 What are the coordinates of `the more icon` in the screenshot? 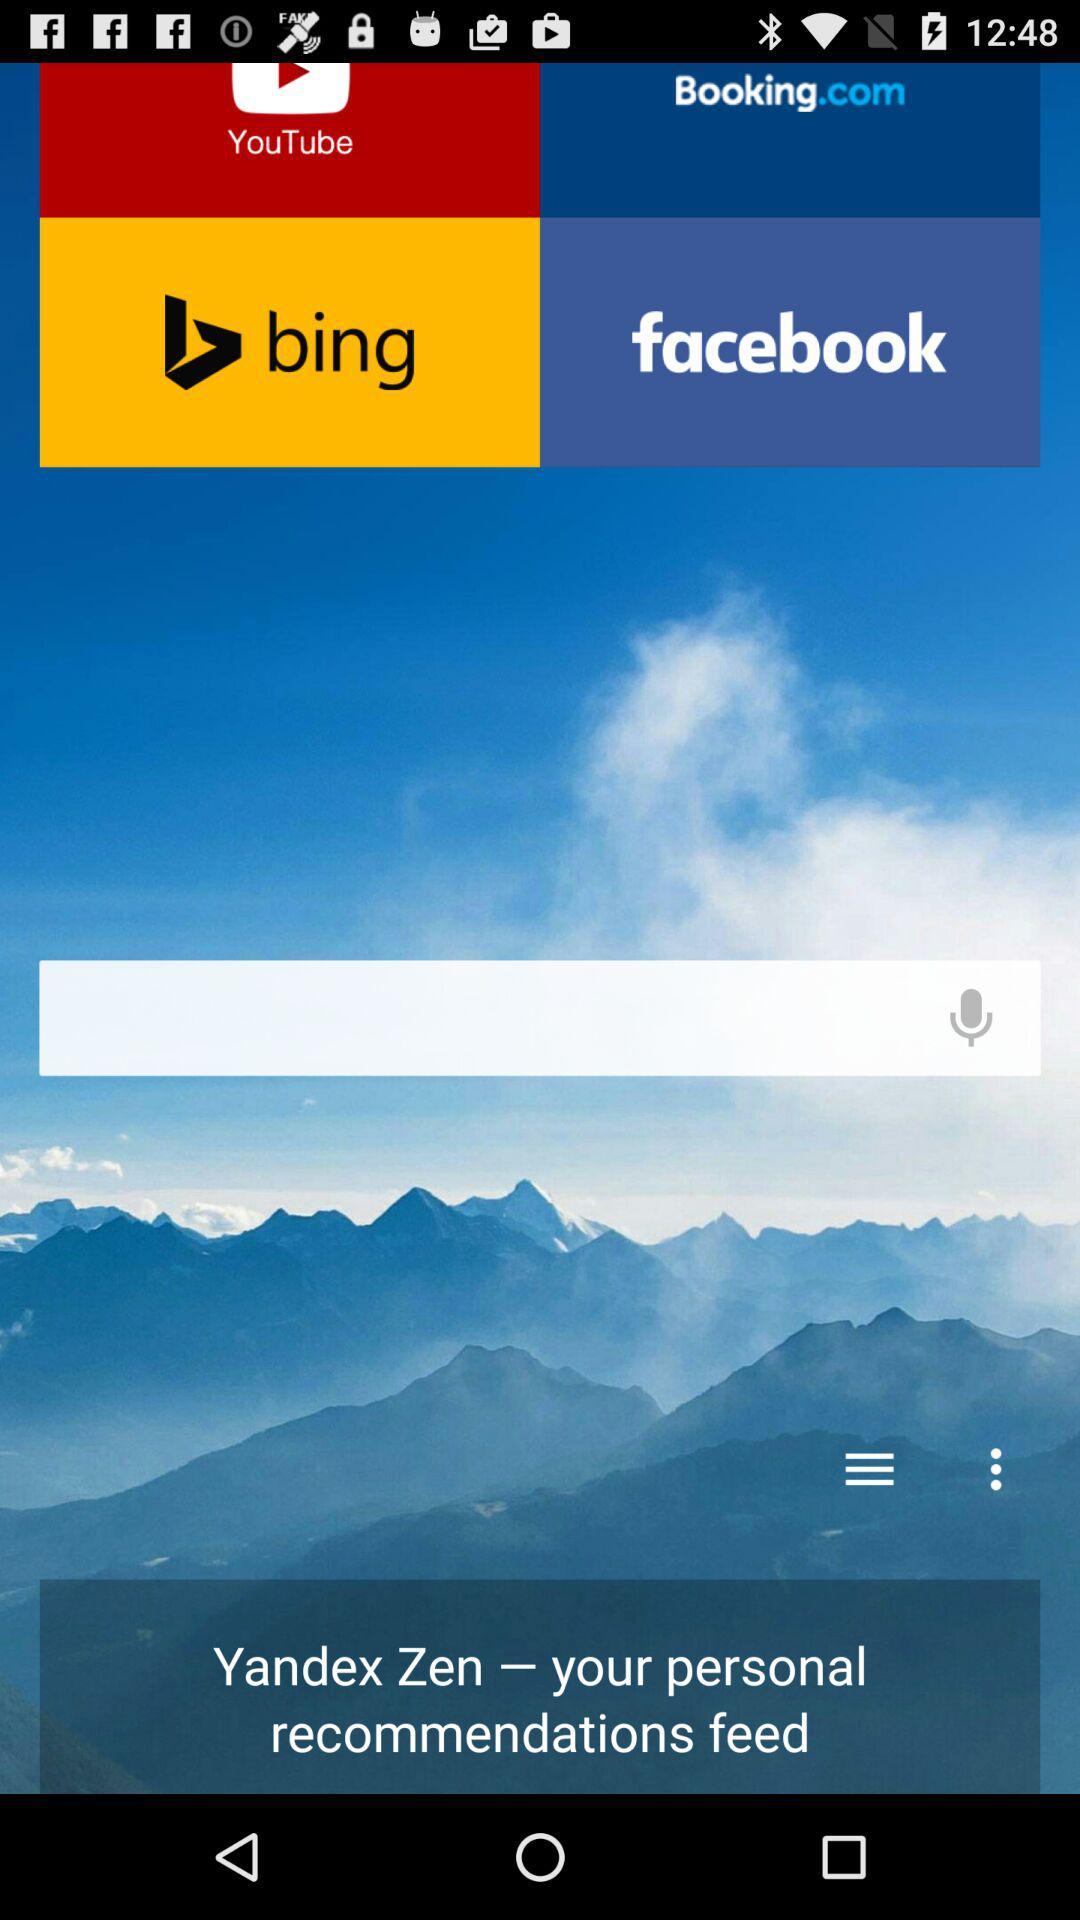 It's located at (995, 1542).